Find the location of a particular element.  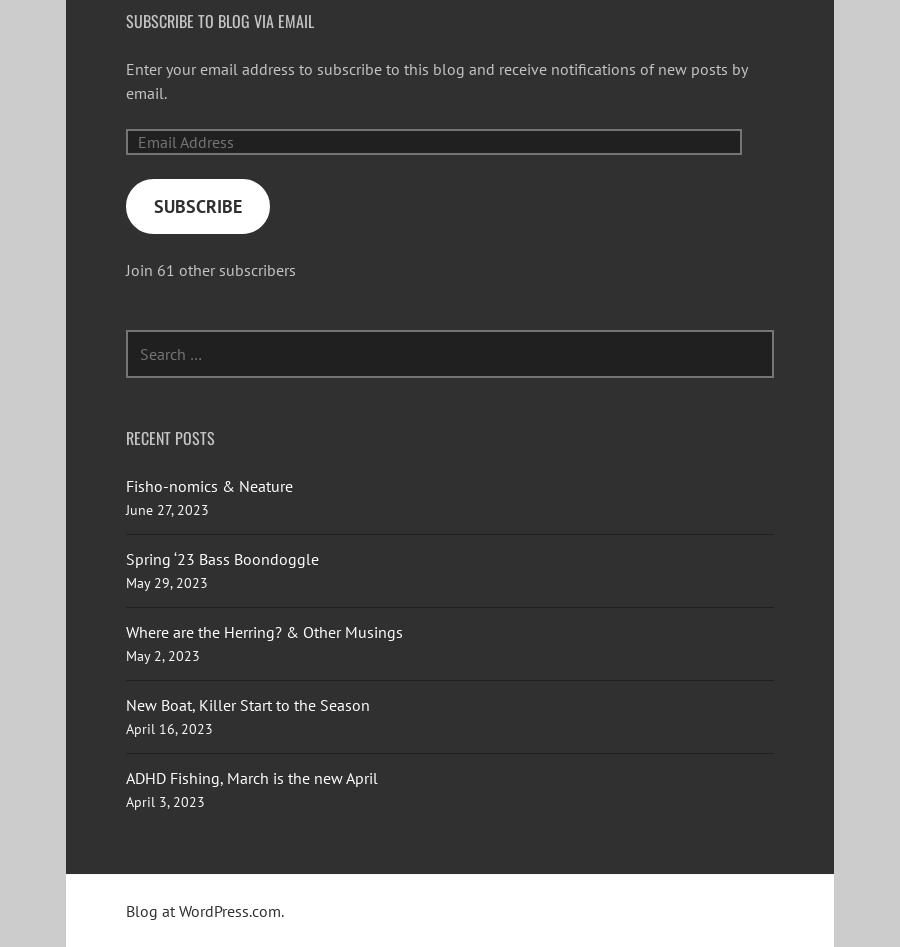

'June 27, 2023' is located at coordinates (126, 508).